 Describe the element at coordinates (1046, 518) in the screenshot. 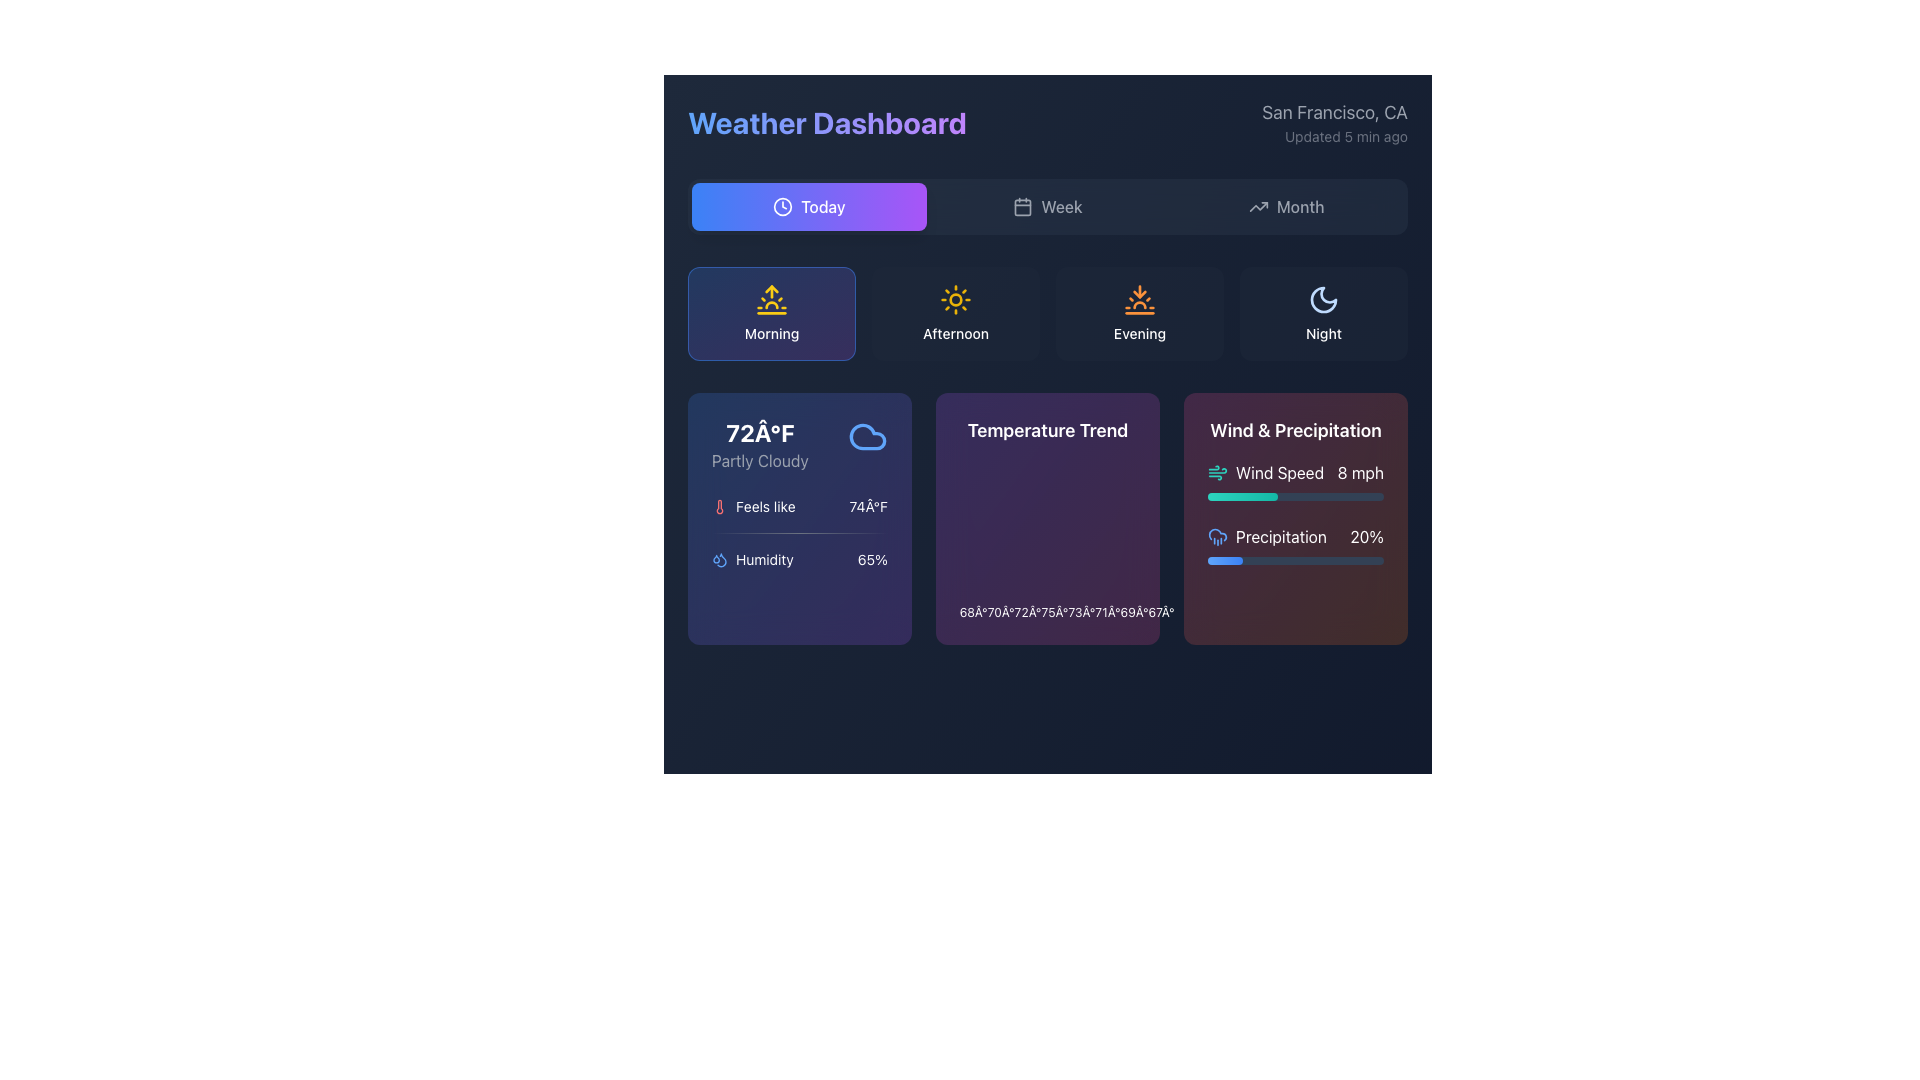

I see `the Informational Card that displays the temperature trend, located in the center of the second row of the grid layout` at that location.